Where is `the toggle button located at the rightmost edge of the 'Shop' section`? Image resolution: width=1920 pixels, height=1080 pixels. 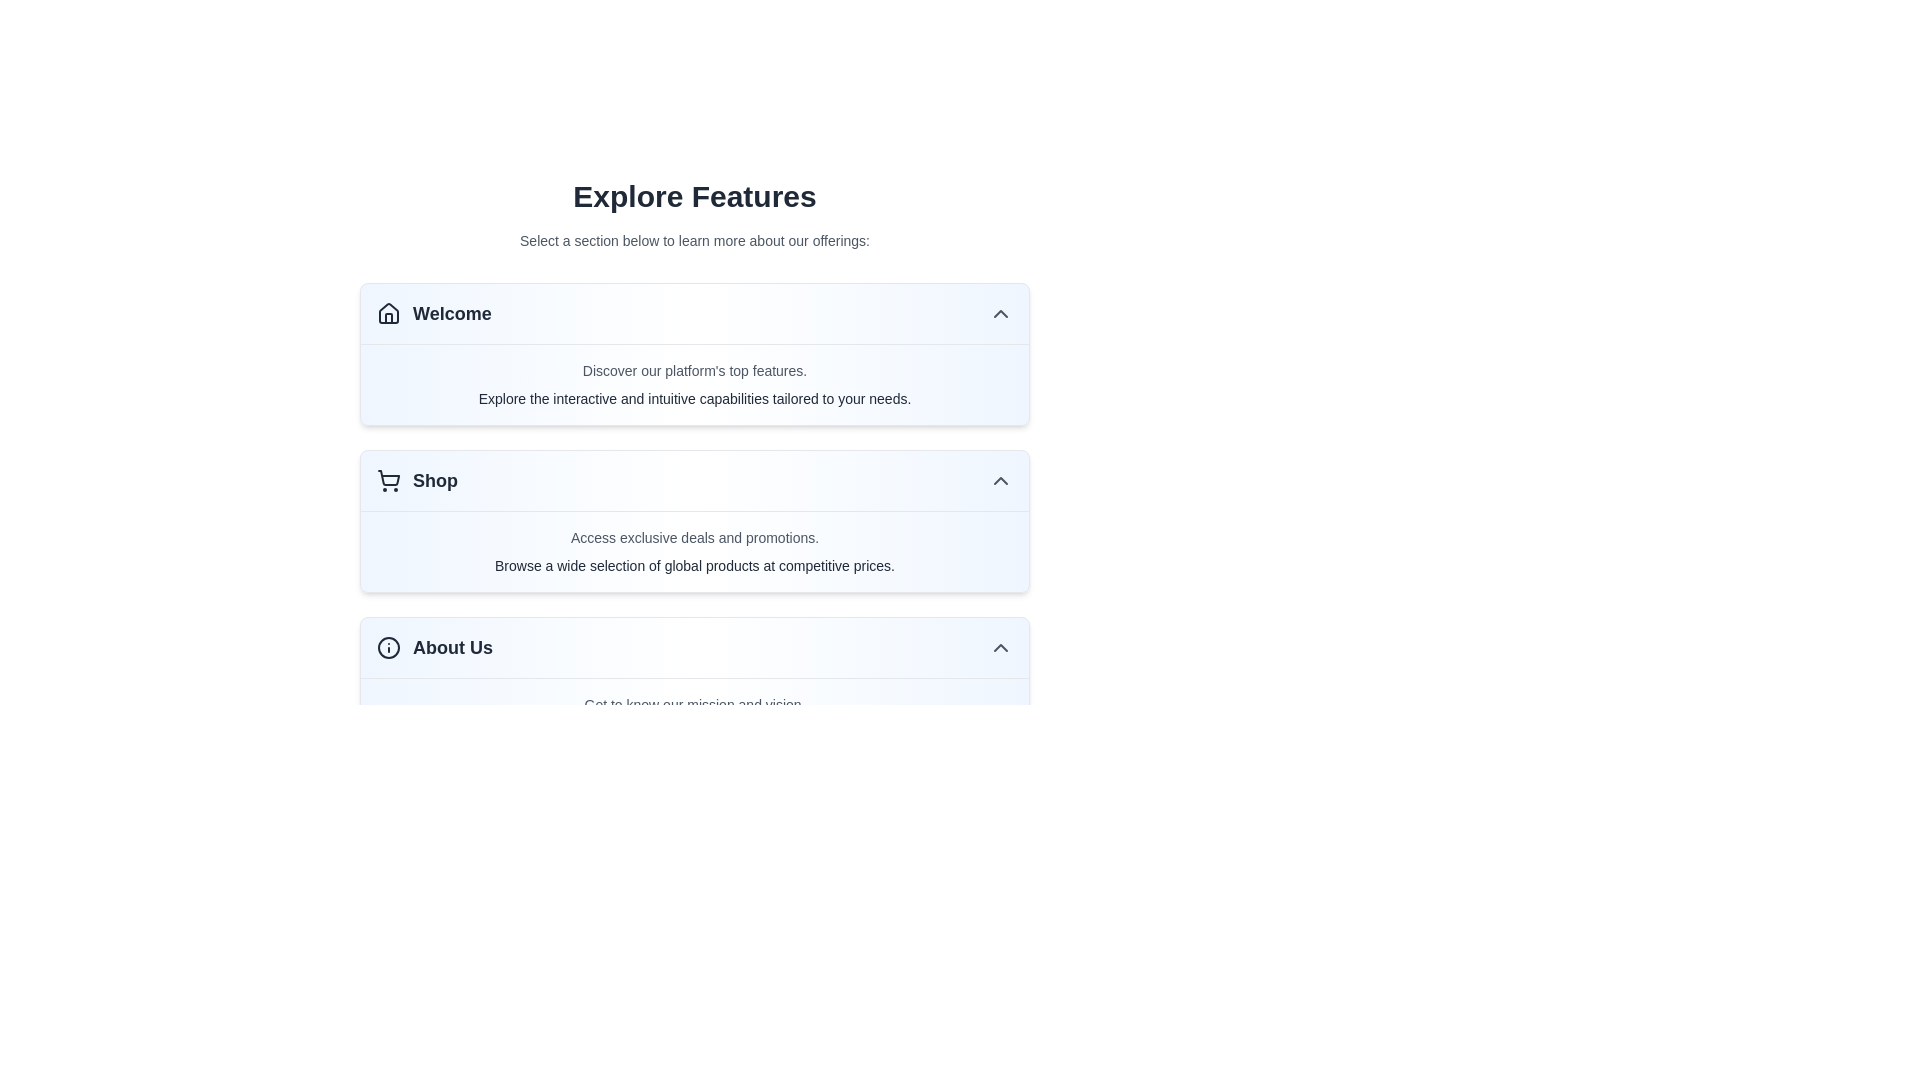 the toggle button located at the rightmost edge of the 'Shop' section is located at coordinates (1001, 481).